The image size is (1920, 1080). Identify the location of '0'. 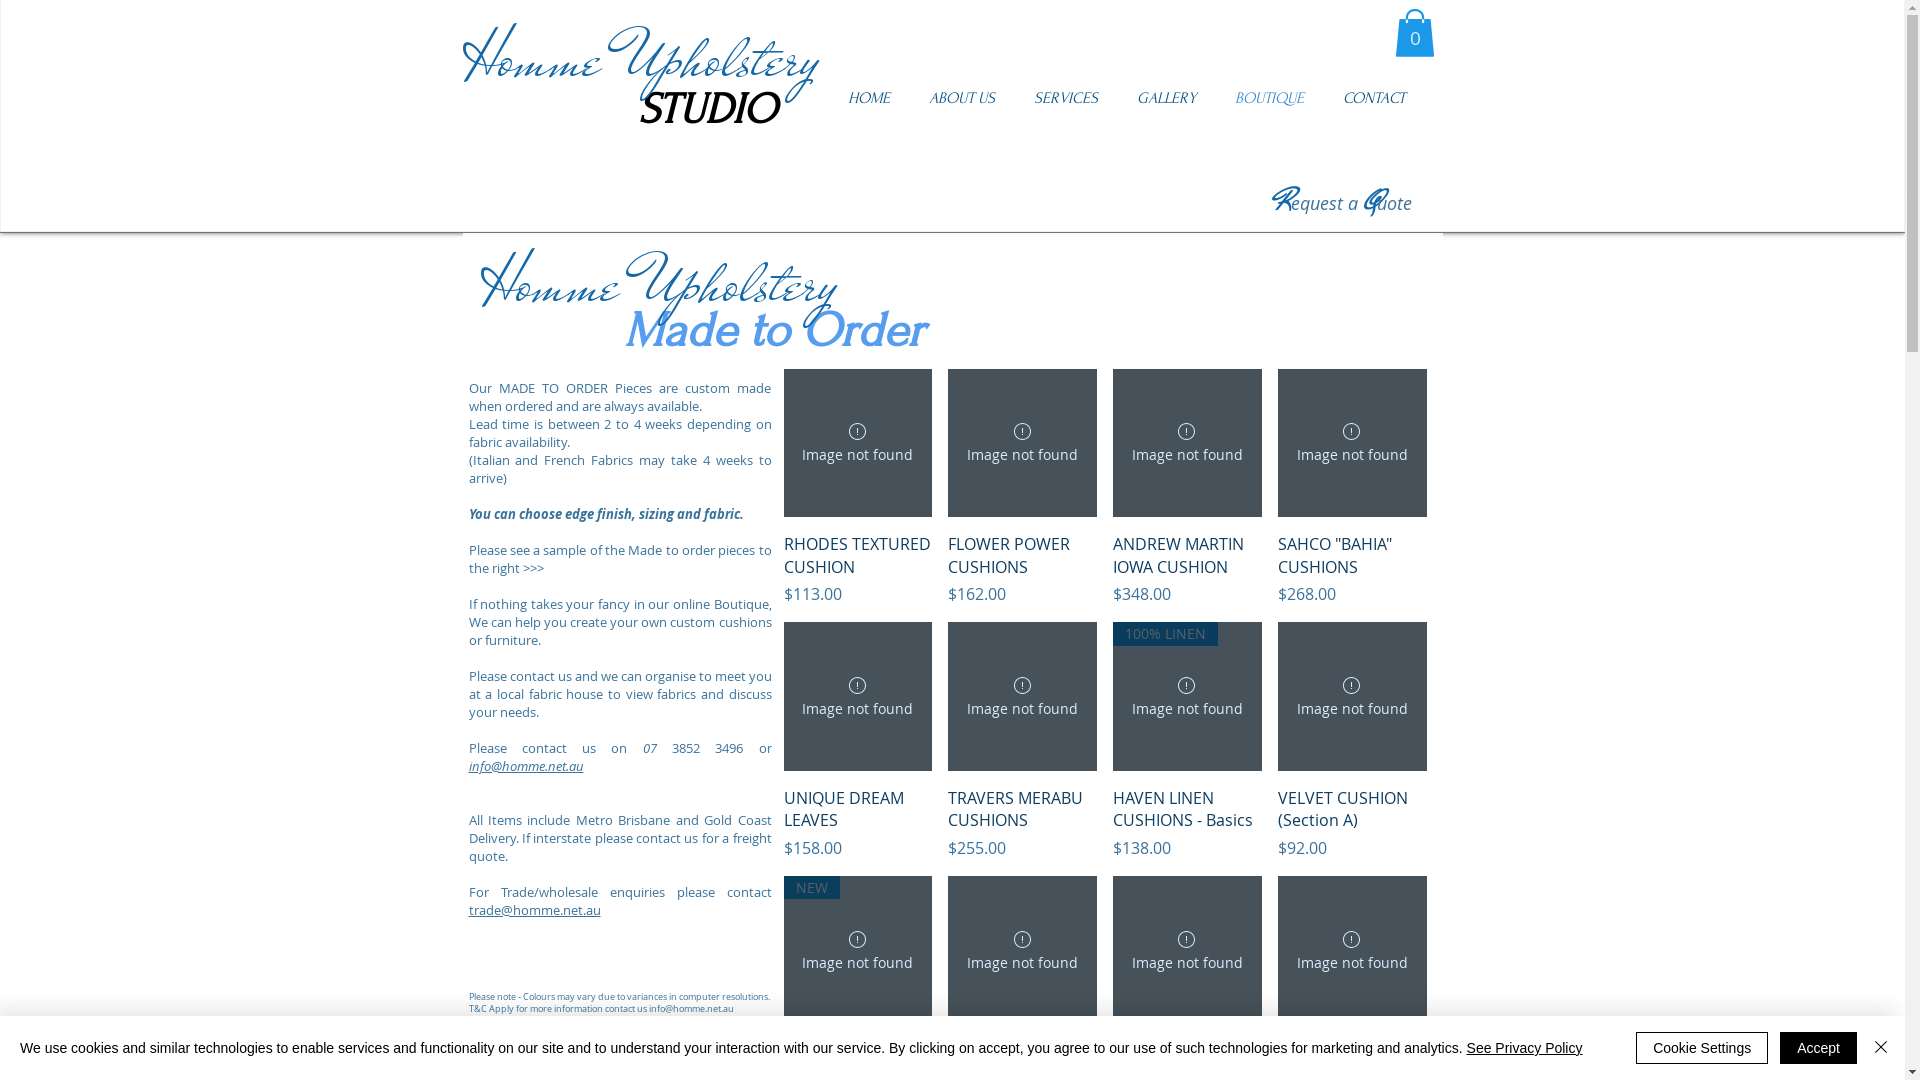
(1413, 33).